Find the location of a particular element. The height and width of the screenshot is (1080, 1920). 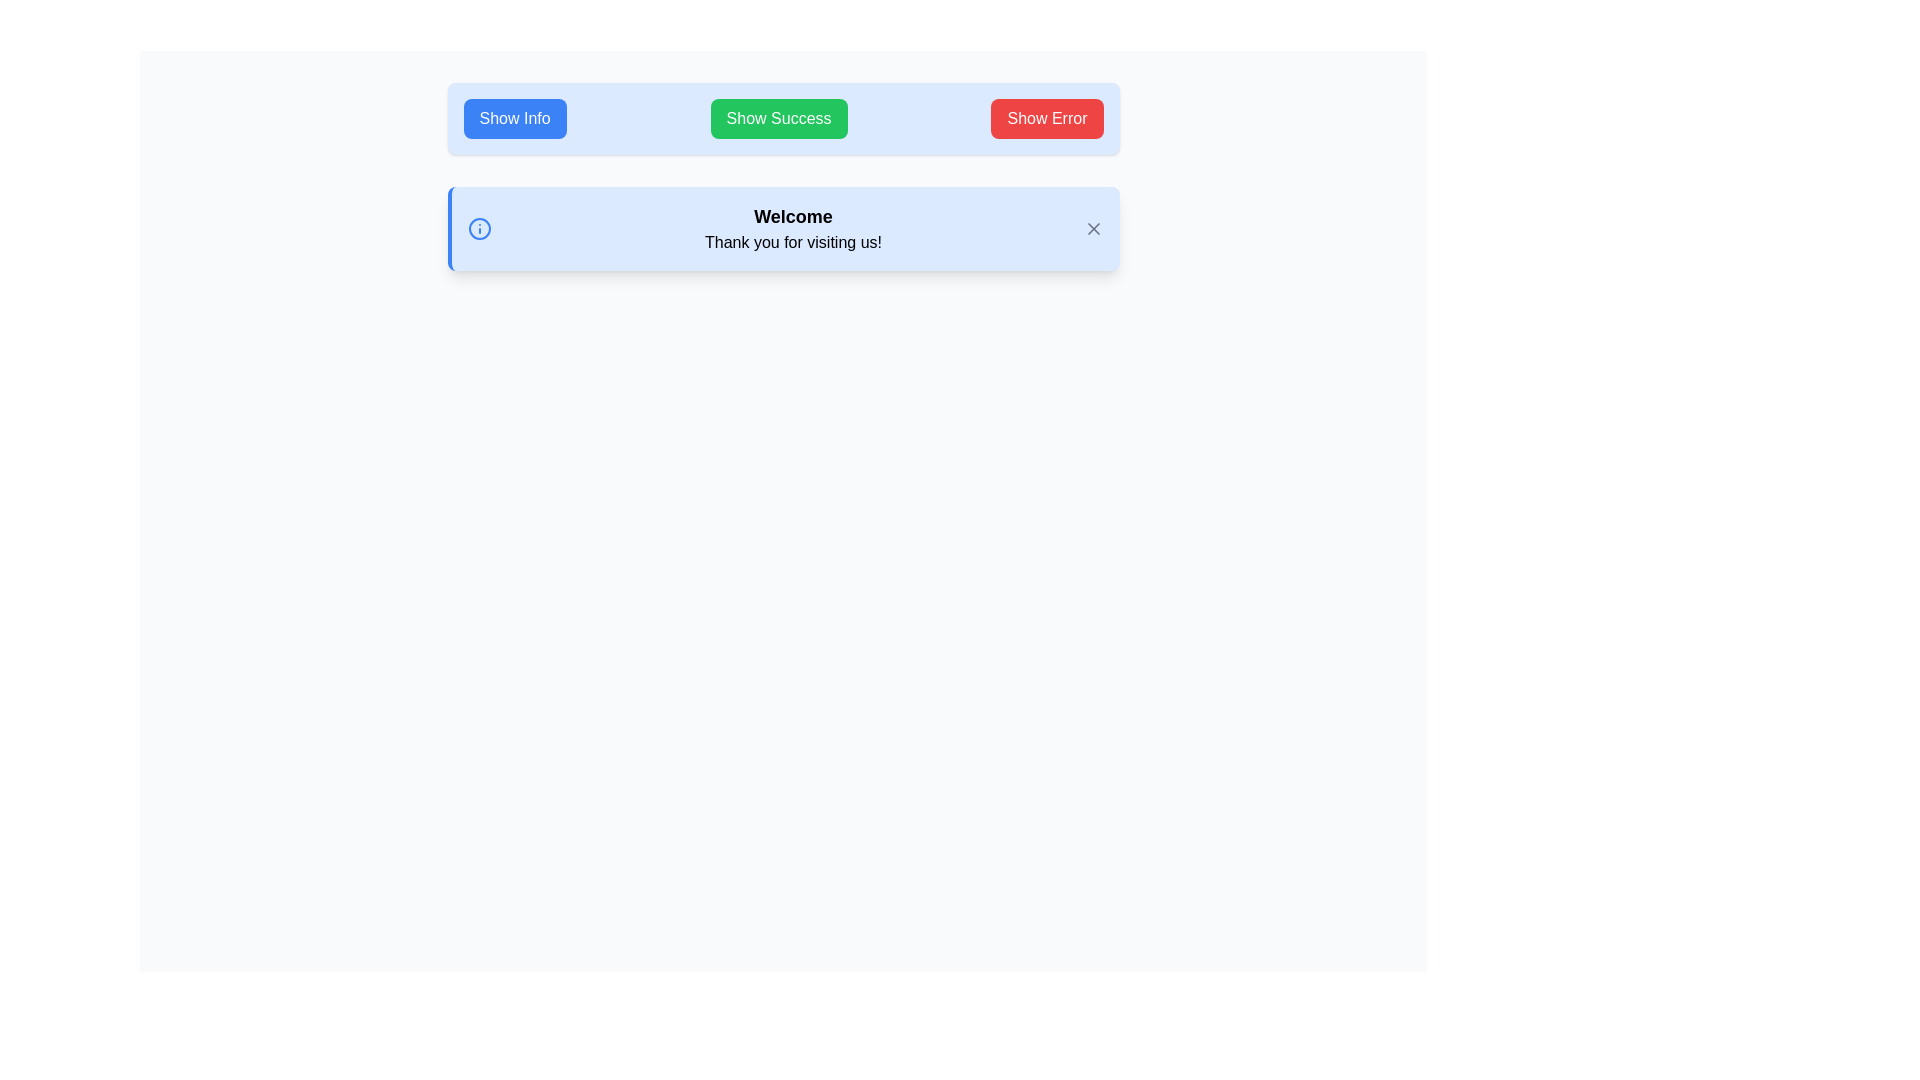

the close icon located in the top right corner of the notification box with the title 'Welcome' is located at coordinates (1092, 227).